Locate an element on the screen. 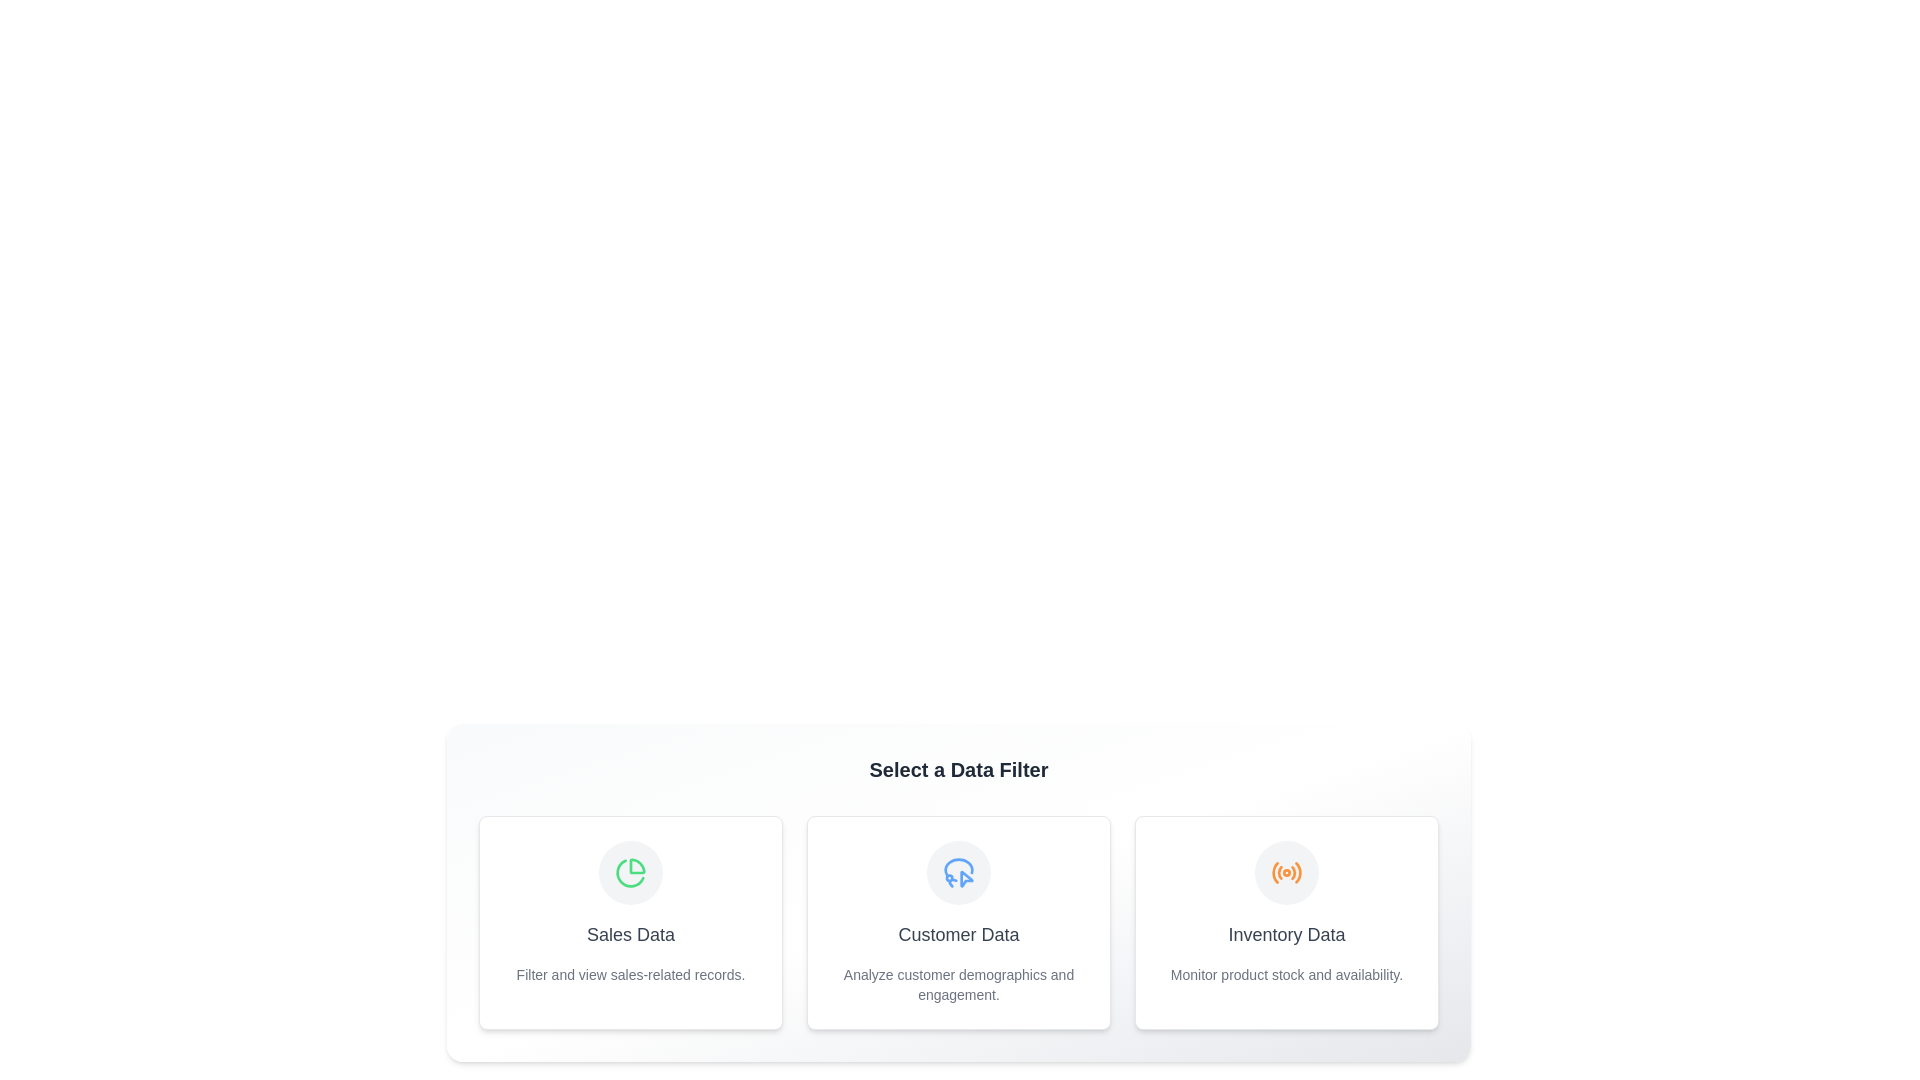  the circular icon with a gray background and a blue lasso-select symbol located above the text 'Customer Data' in the central column is located at coordinates (958, 871).